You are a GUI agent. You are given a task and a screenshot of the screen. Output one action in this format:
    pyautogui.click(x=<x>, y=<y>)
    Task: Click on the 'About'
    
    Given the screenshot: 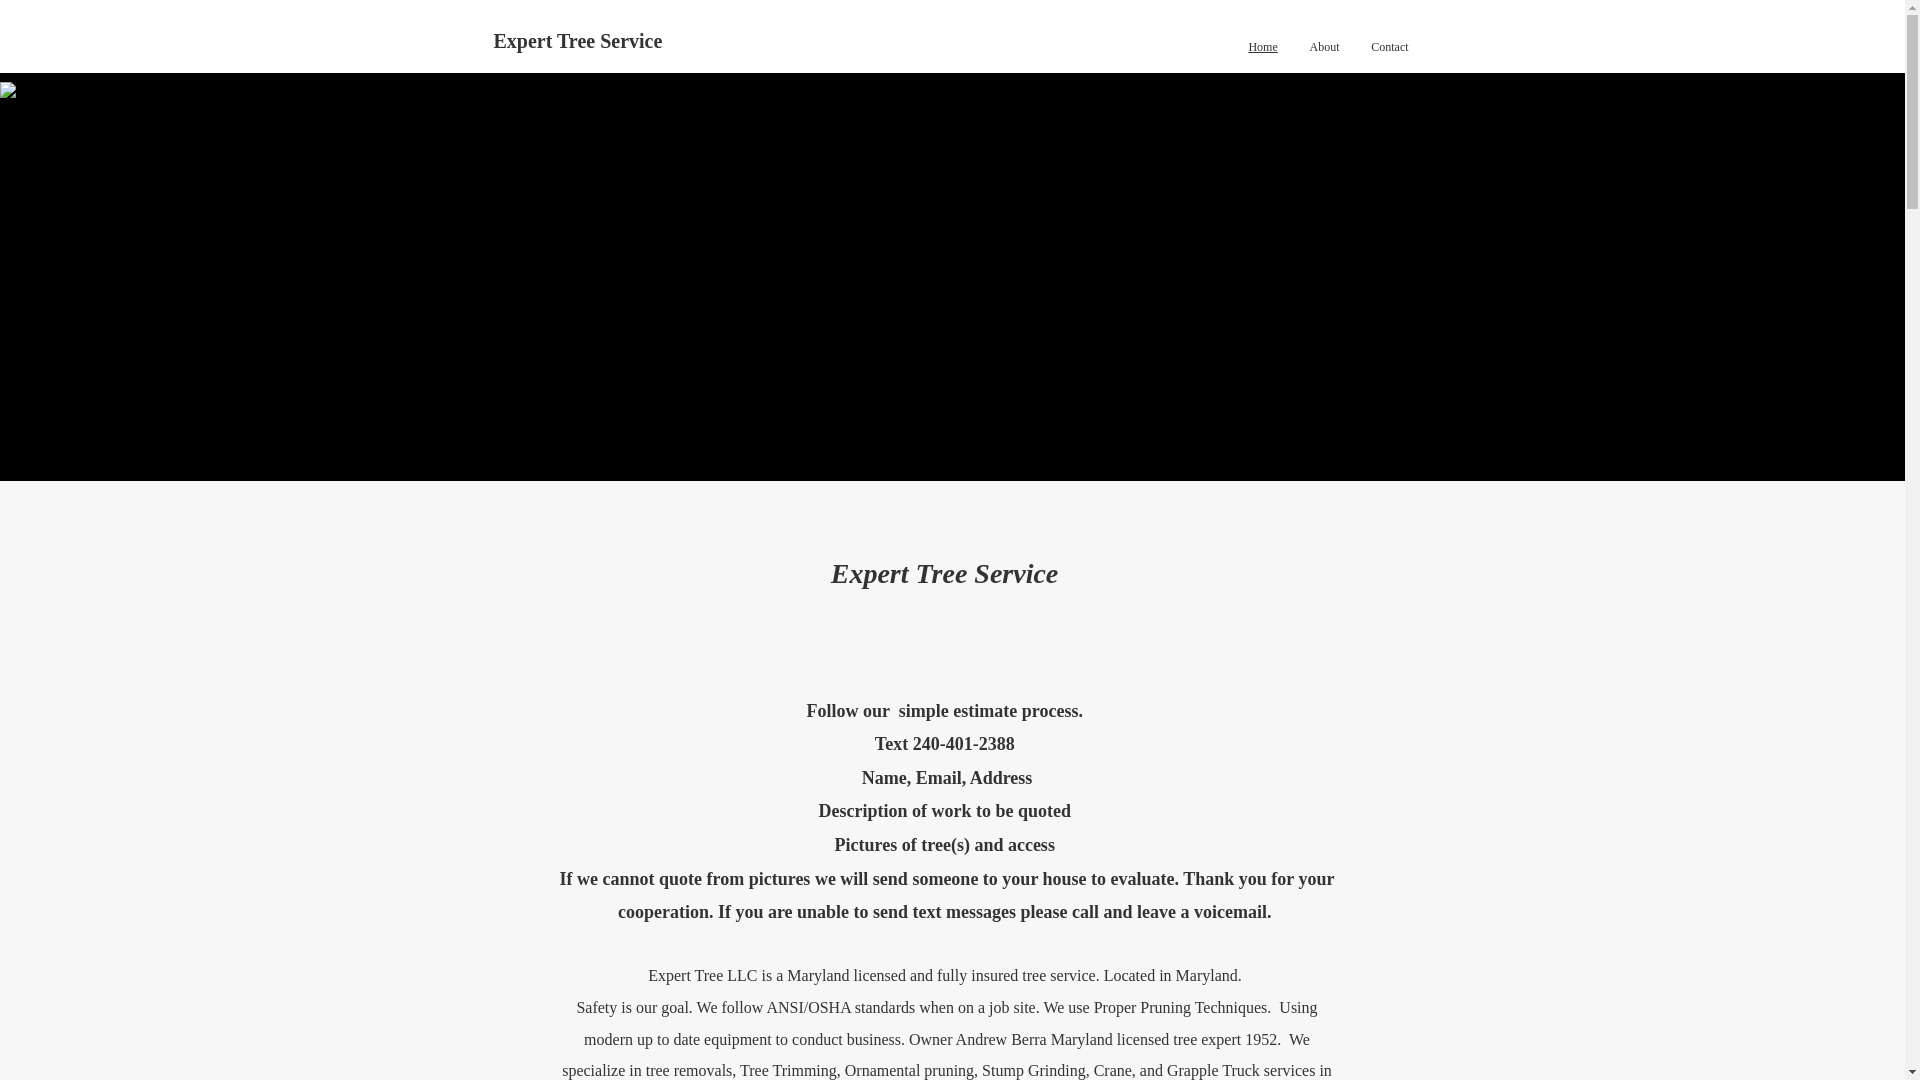 What is the action you would take?
    pyautogui.click(x=1324, y=45)
    